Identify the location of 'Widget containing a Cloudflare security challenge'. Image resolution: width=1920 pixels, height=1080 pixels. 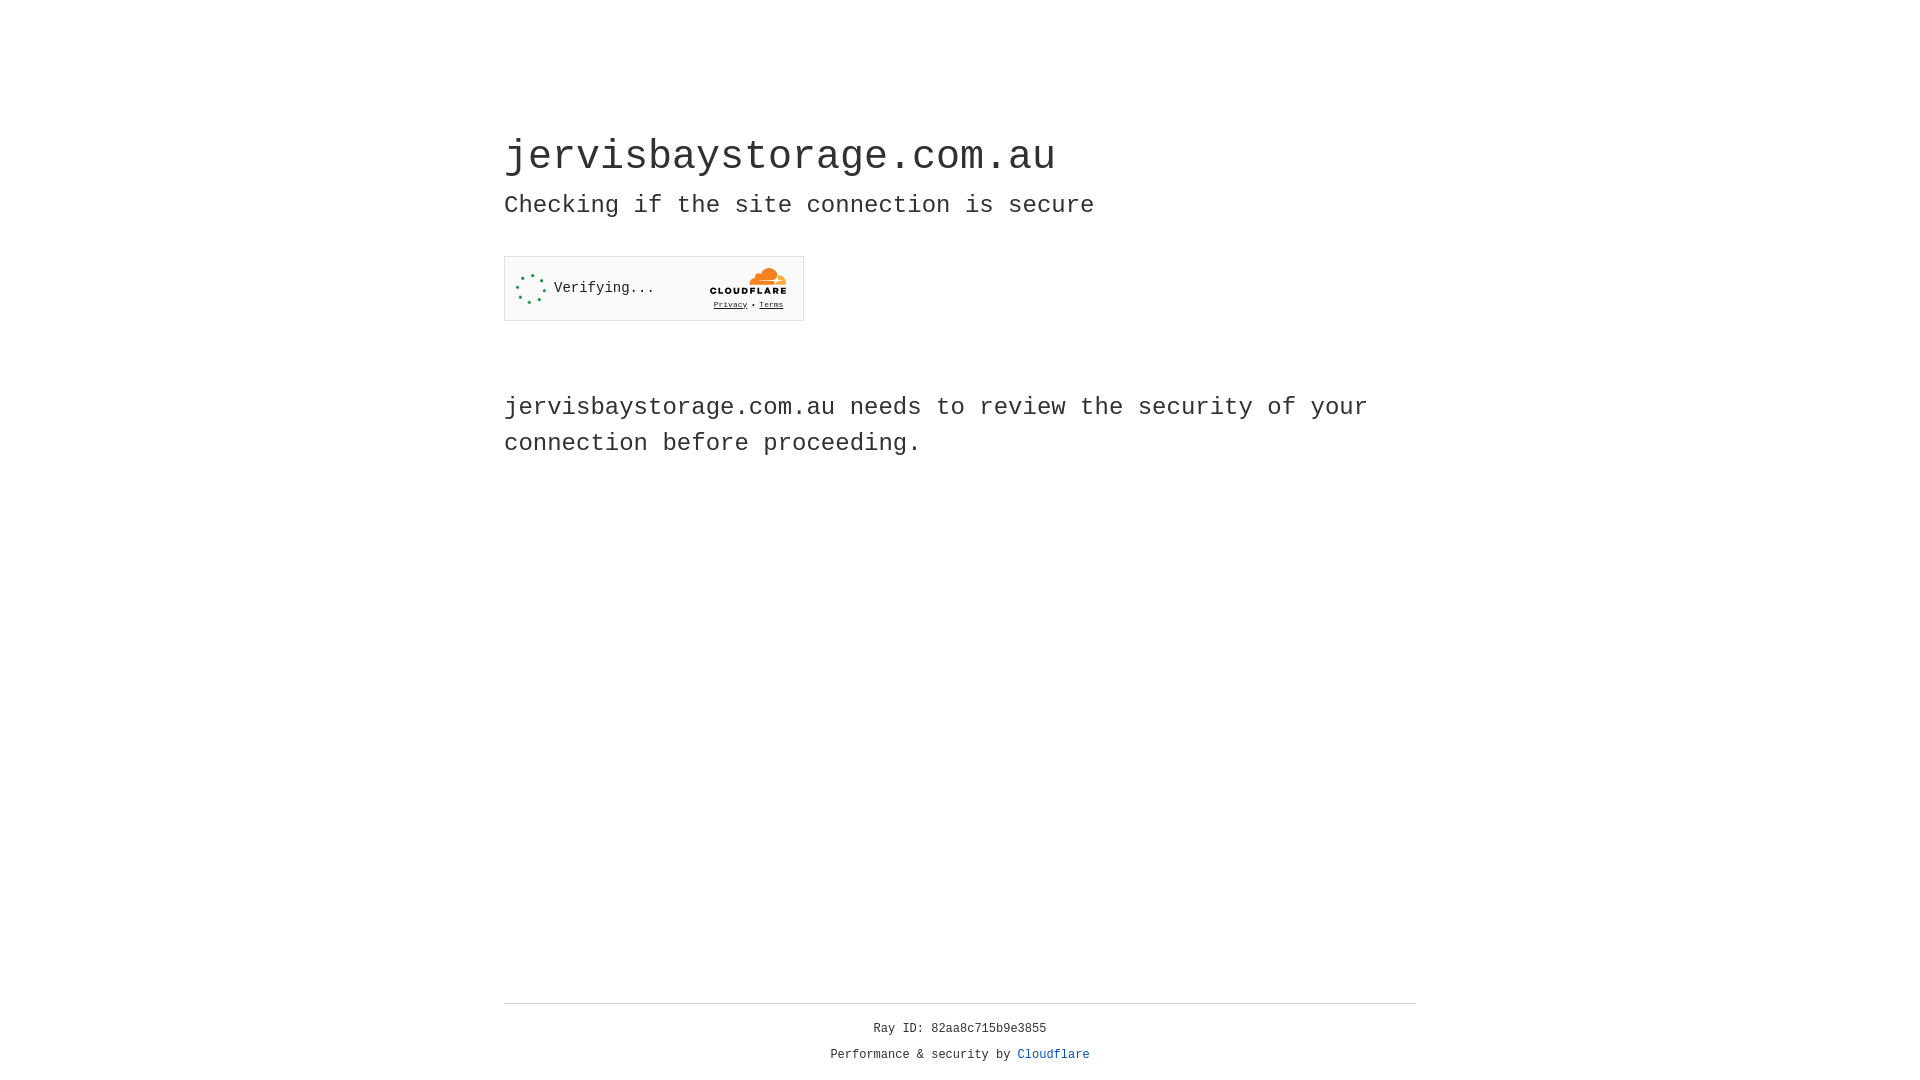
(653, 288).